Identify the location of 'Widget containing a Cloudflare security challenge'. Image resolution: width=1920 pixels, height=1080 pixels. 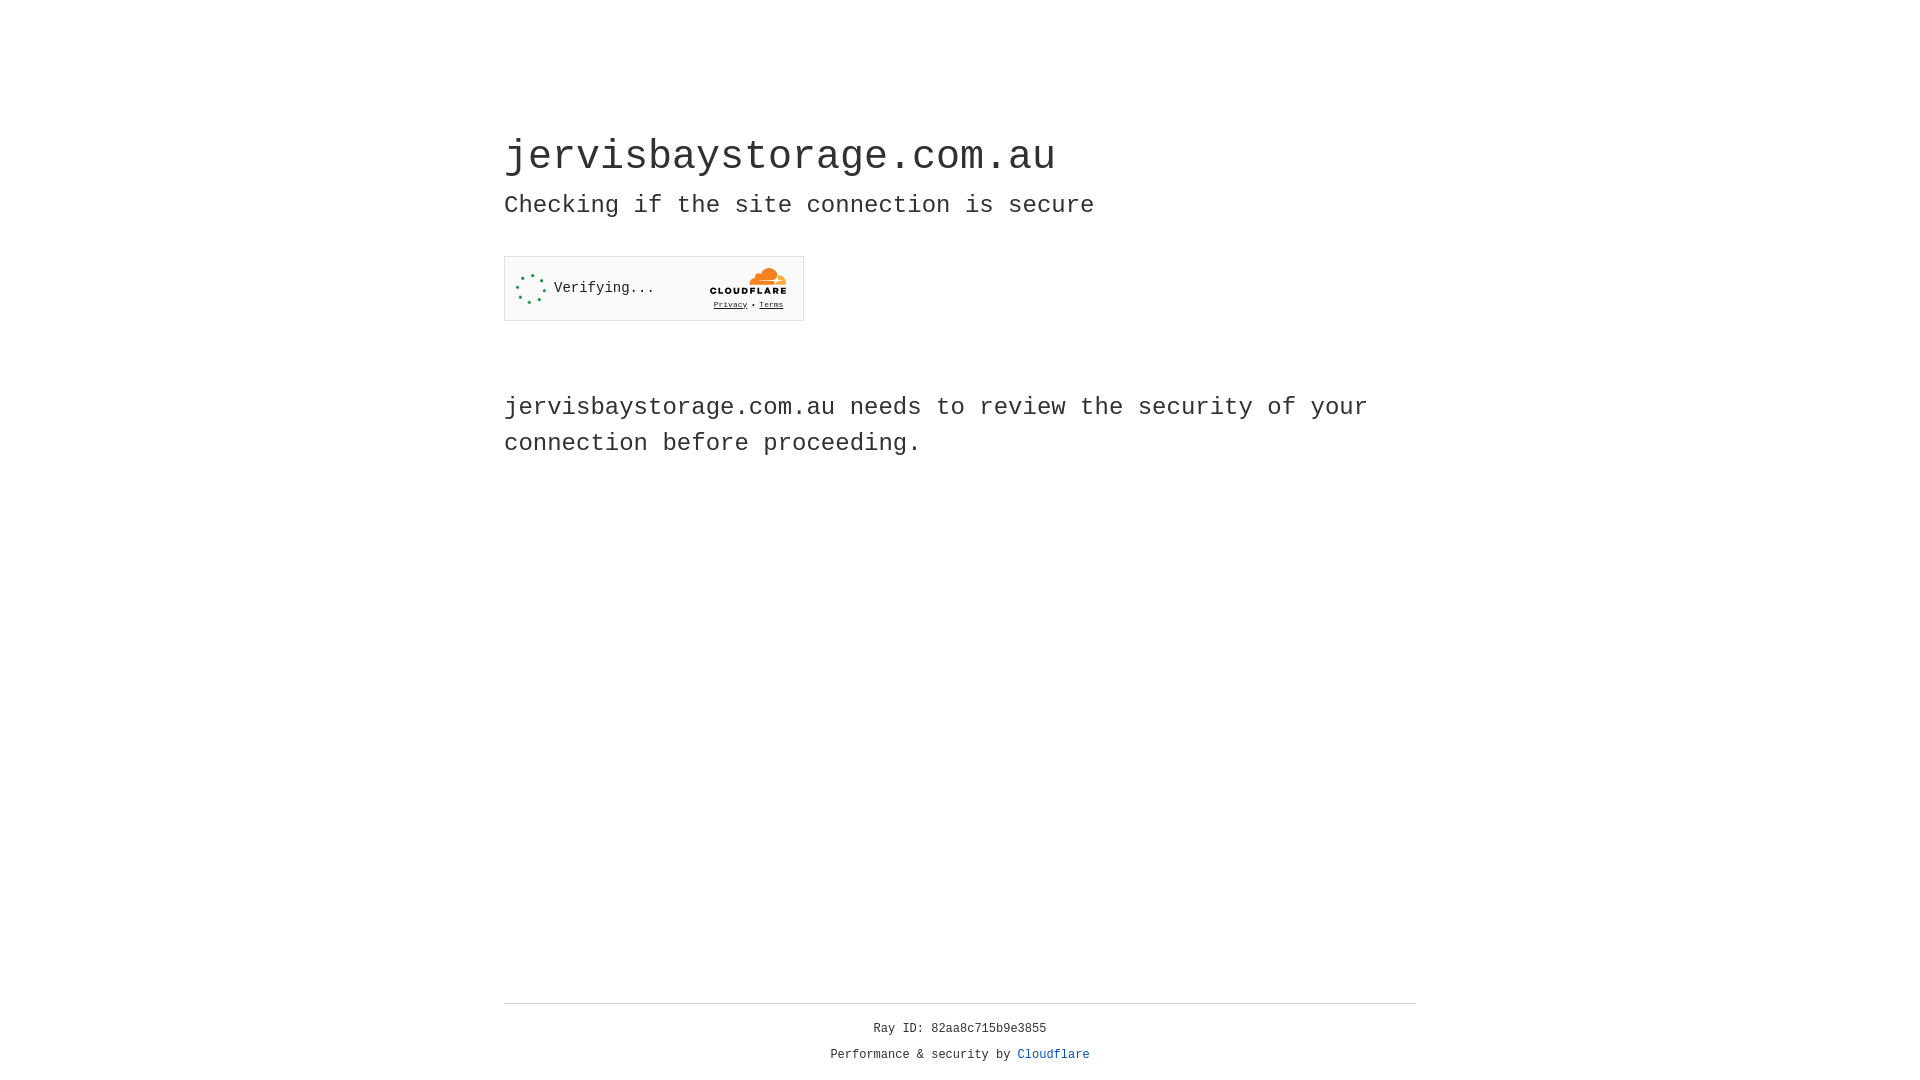
(653, 288).